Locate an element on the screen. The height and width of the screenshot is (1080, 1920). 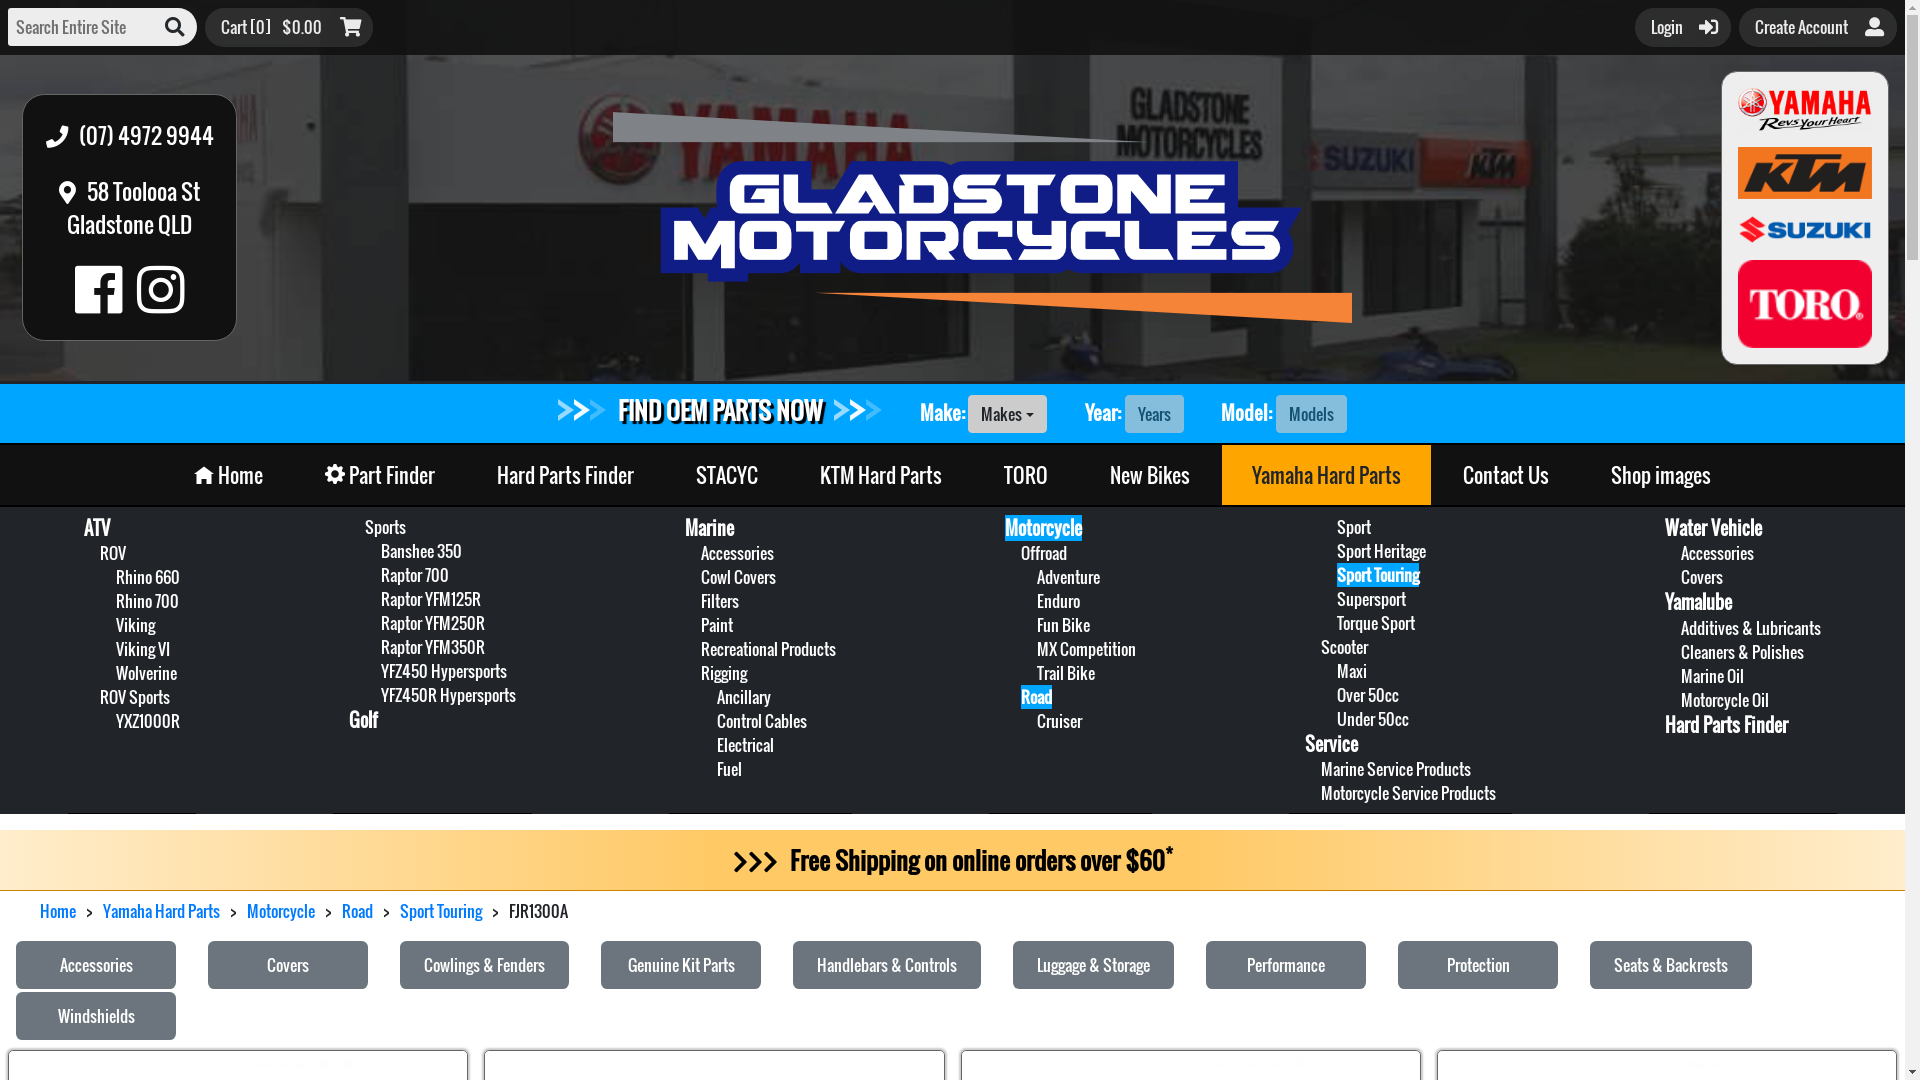
'Raptor YFM125R' is located at coordinates (430, 597).